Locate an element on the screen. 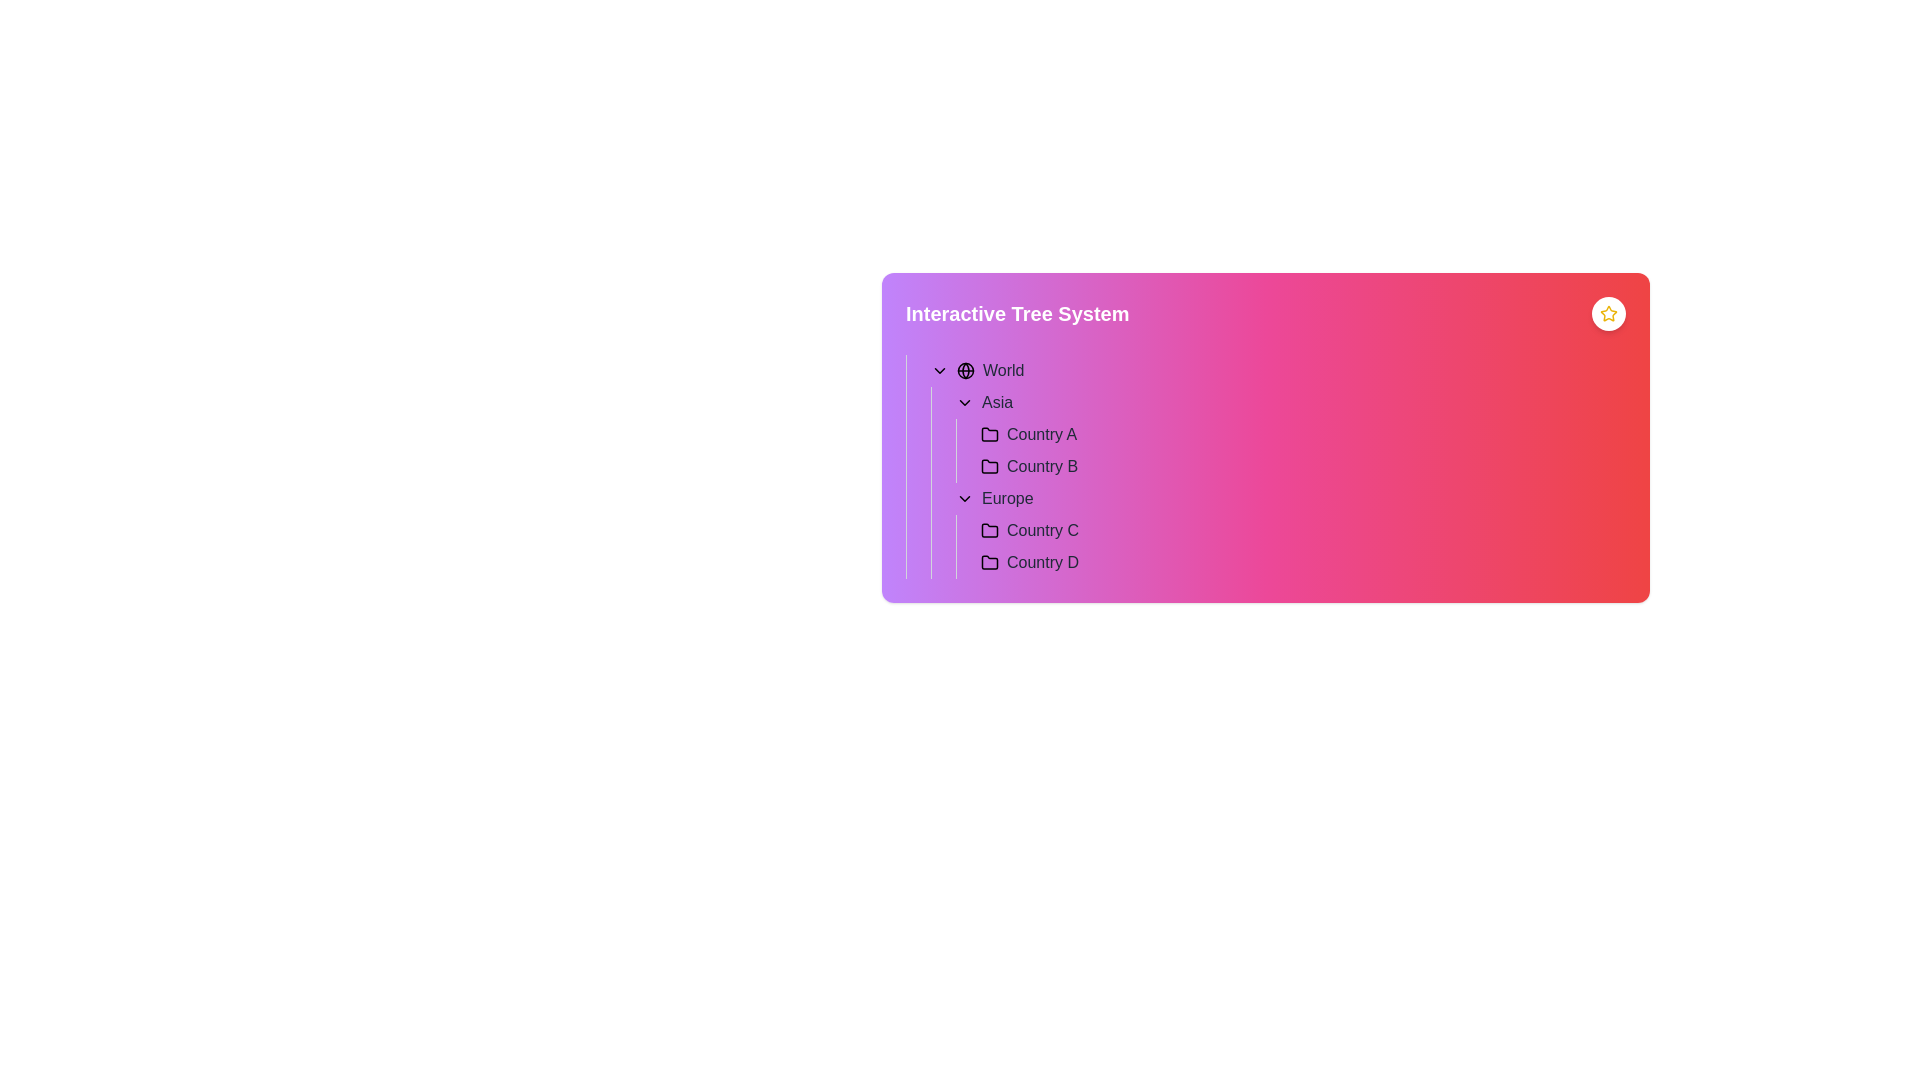 Image resolution: width=1920 pixels, height=1080 pixels. the folder icon representing 'Country C' within the hierarchical tree structure under the 'Europe' group is located at coordinates (989, 528).